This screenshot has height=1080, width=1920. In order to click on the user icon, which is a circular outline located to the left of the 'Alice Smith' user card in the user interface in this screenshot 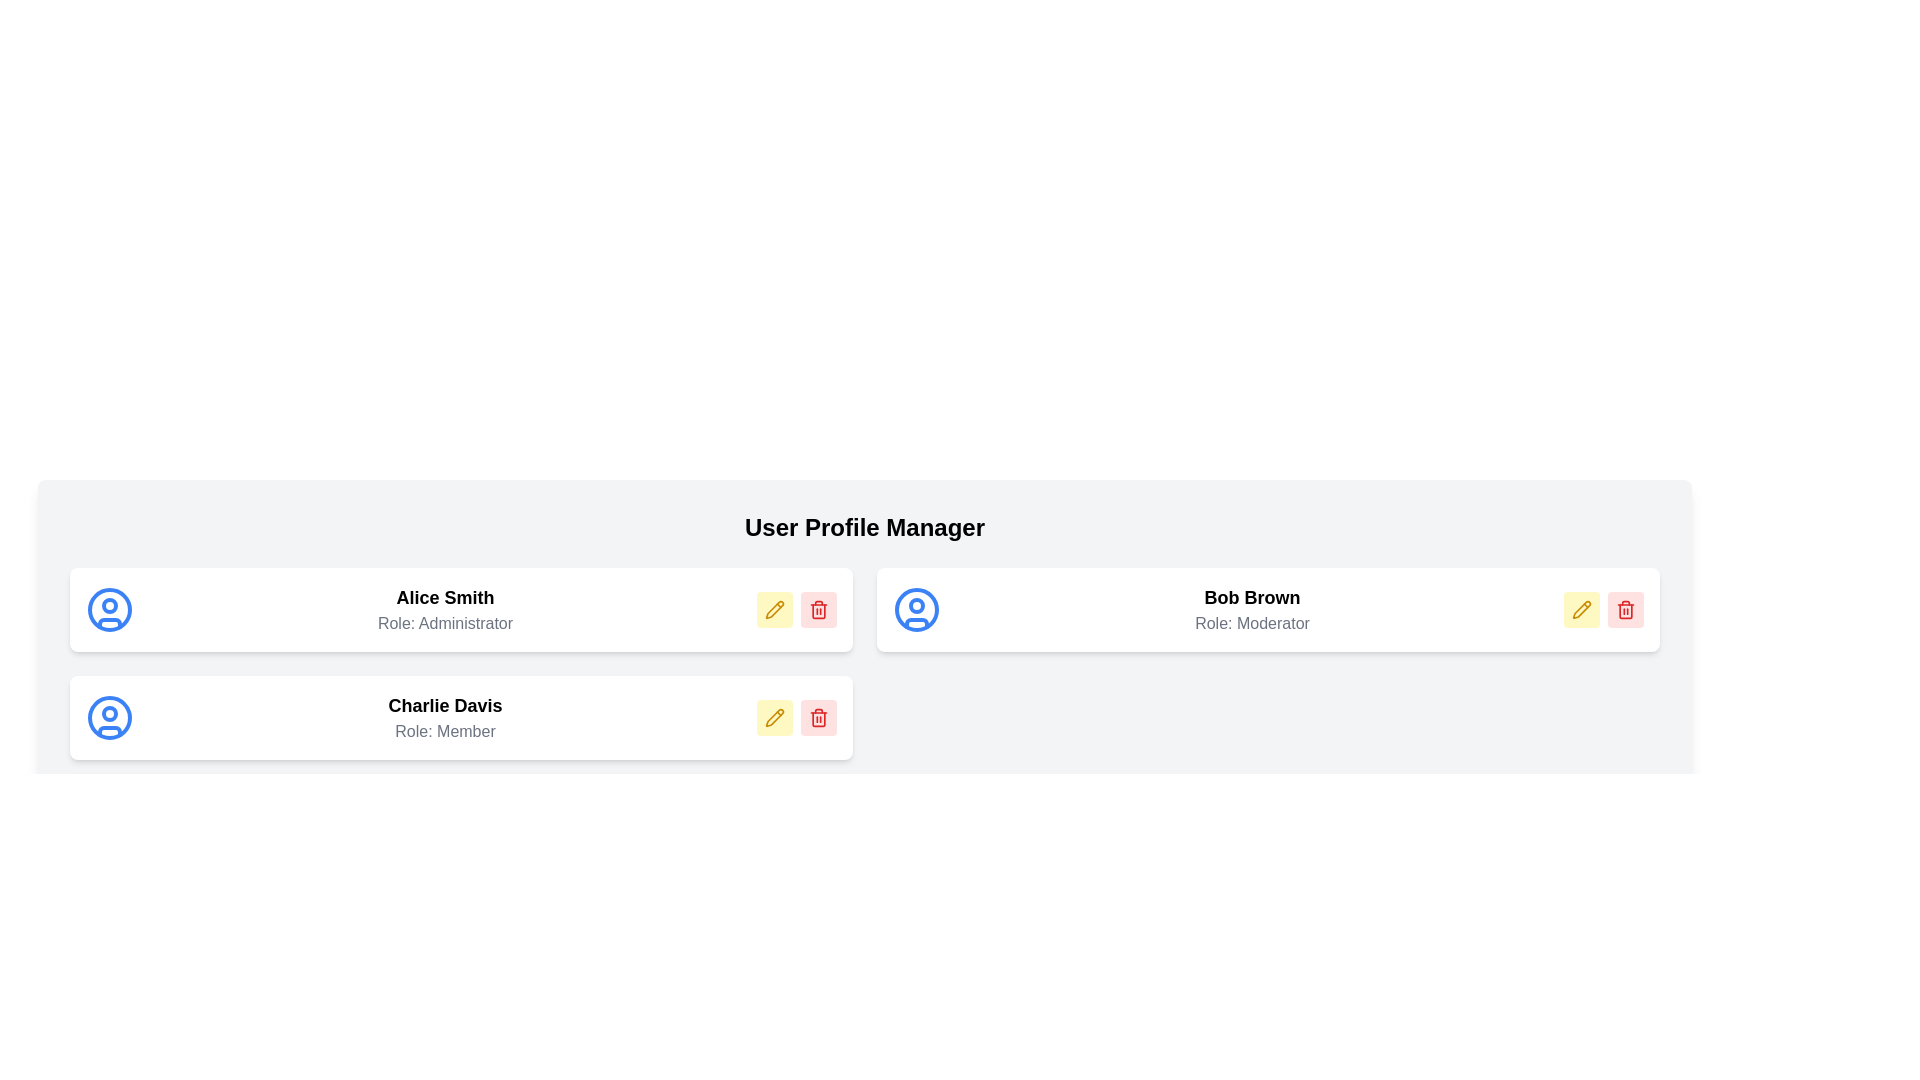, I will do `click(109, 608)`.